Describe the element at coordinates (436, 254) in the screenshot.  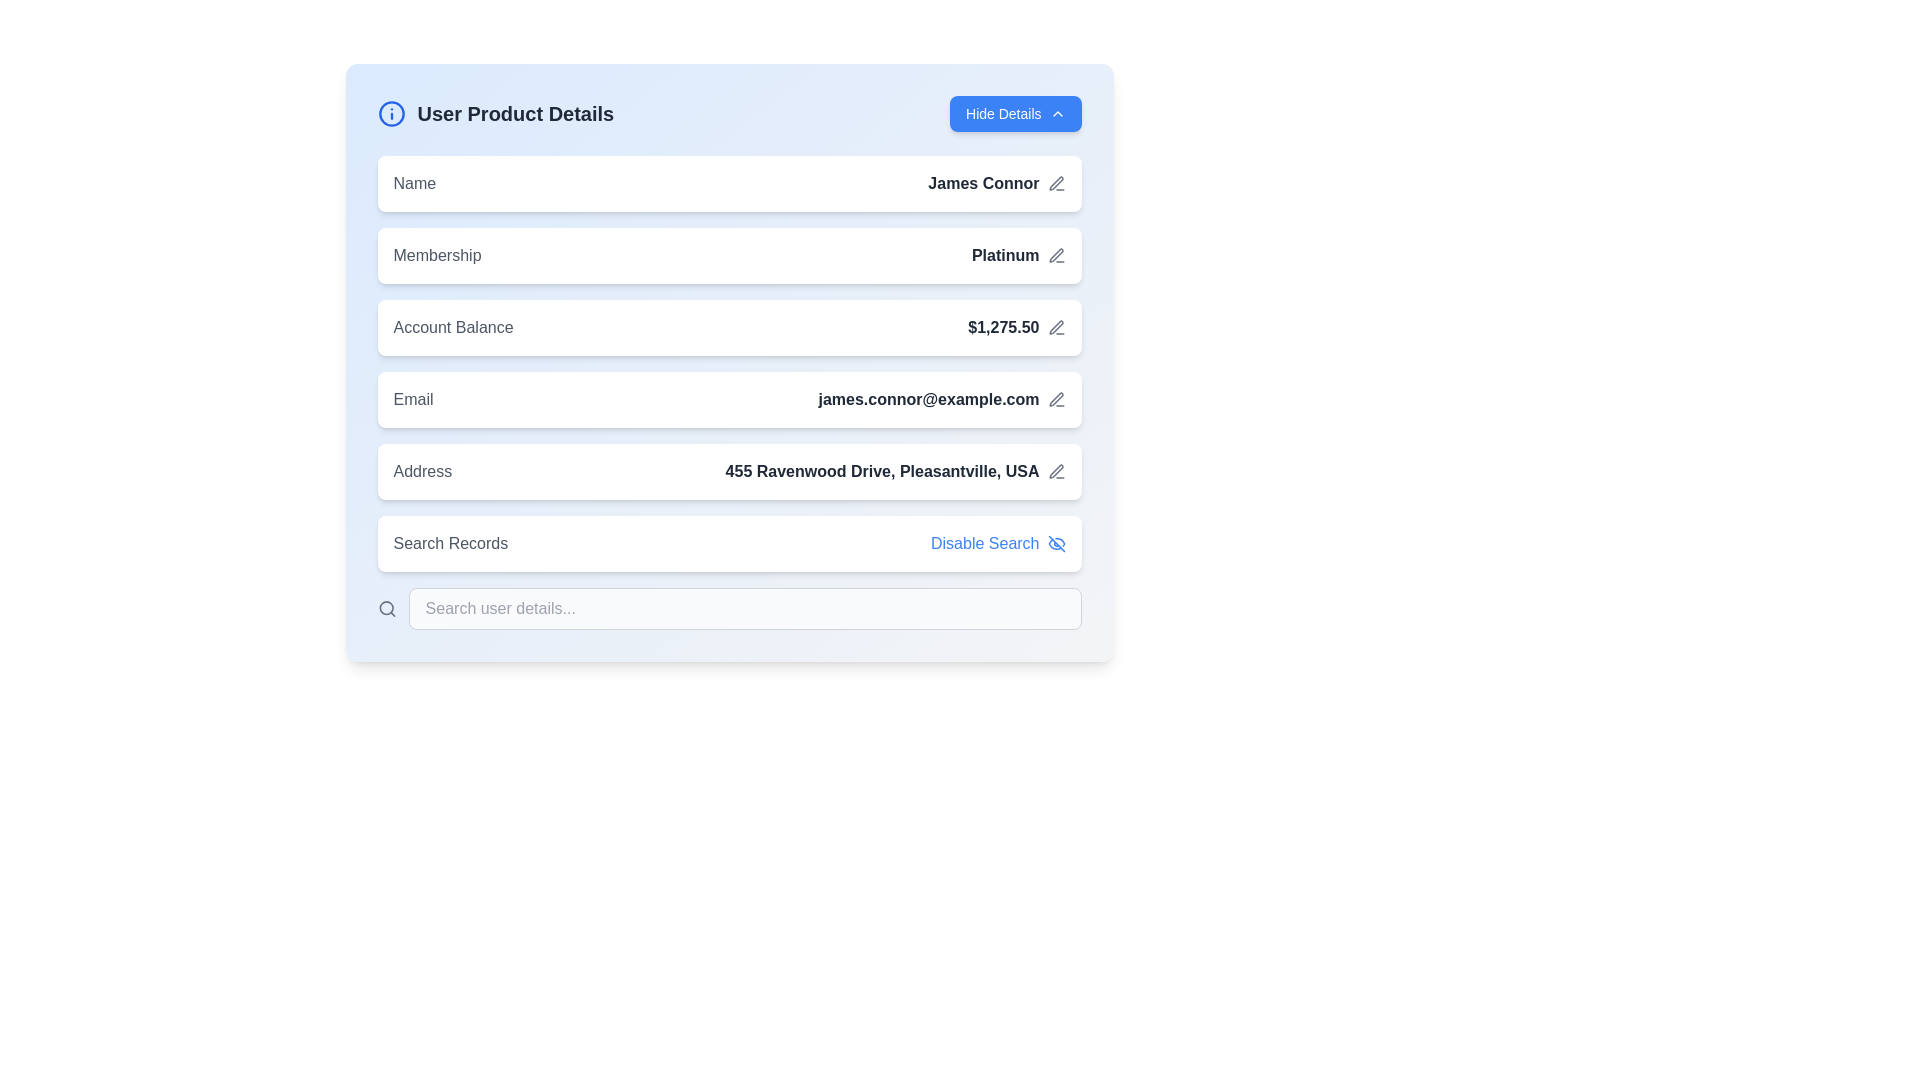
I see `the Text label that categorizes the user's membership type, located at the top left of the 'User Product Details' section, adjacent to the 'Platinum' text and an edit icon` at that location.